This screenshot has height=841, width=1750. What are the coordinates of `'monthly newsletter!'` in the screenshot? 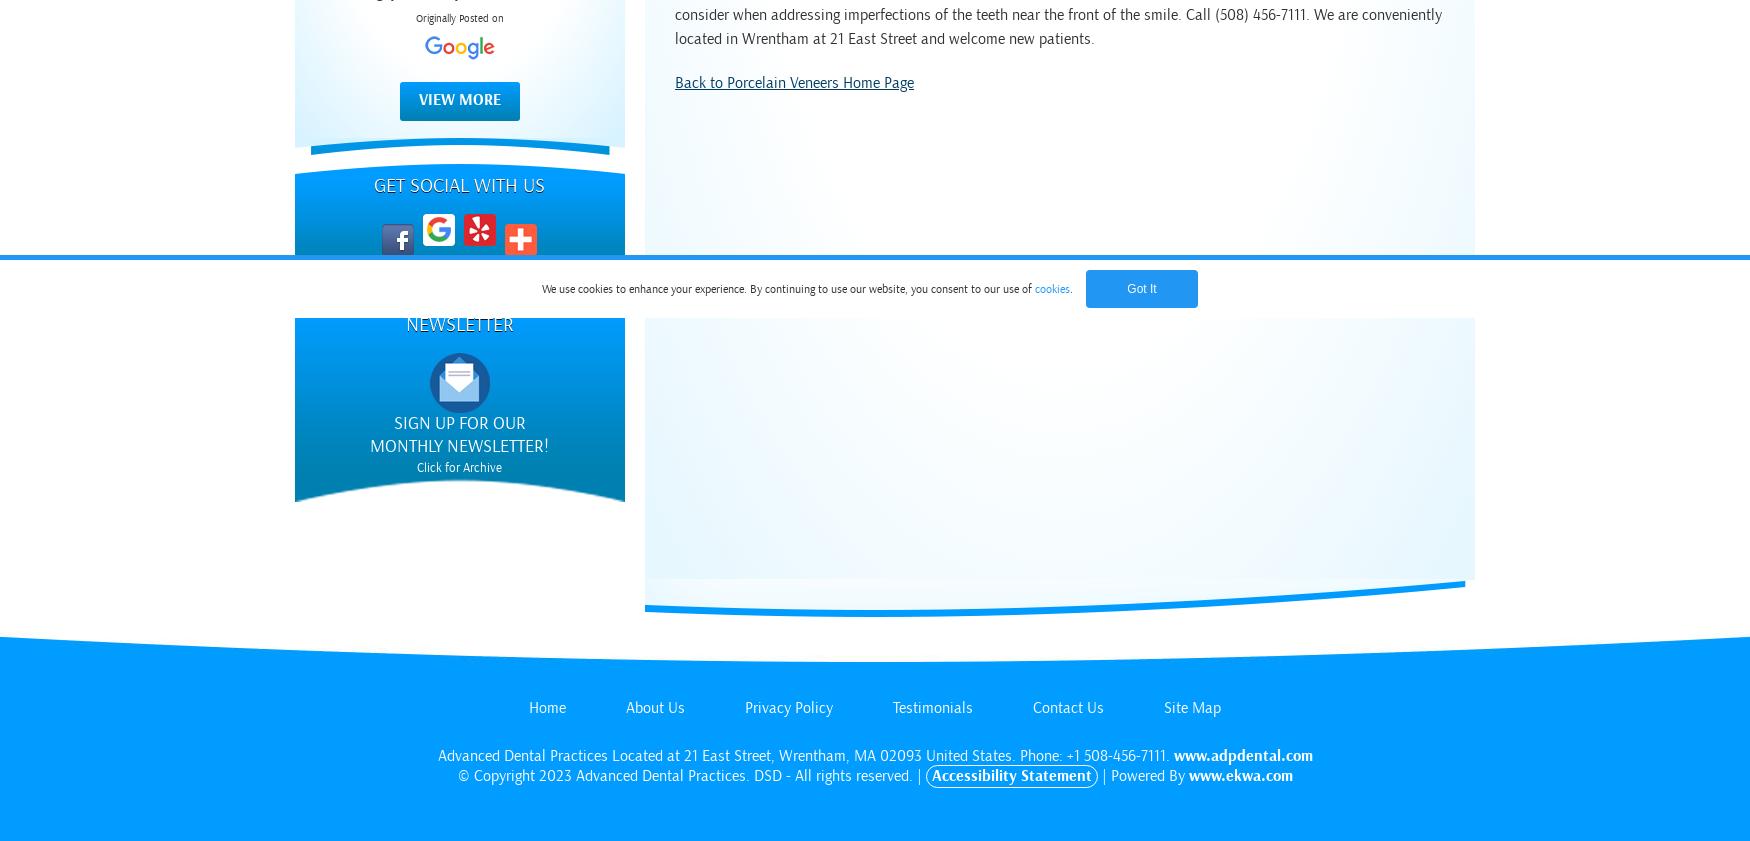 It's located at (459, 445).